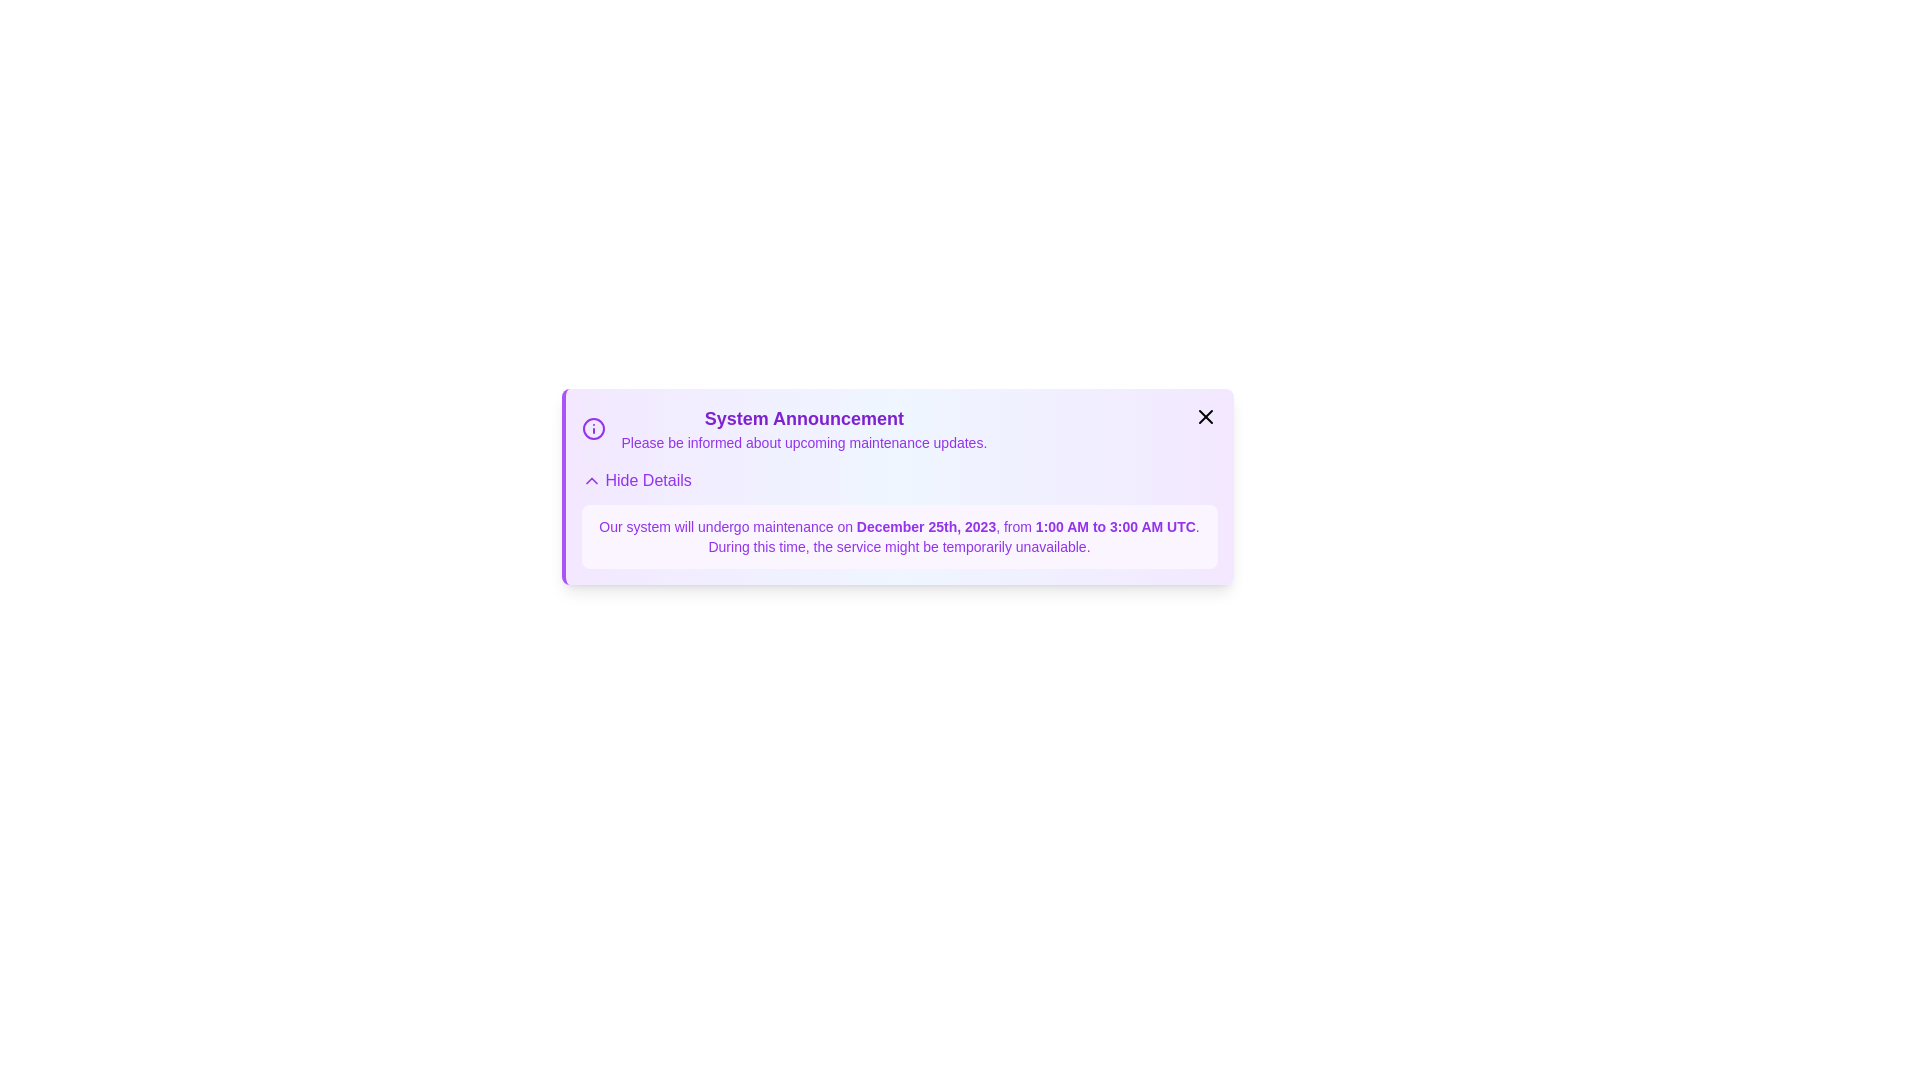 This screenshot has height=1080, width=1920. What do you see at coordinates (804, 442) in the screenshot?
I see `the text label styled in small-sized purple font that conveys the message 'Please be informed about upcoming maintenance updates.', located directly beneath 'System Announcement'` at bounding box center [804, 442].